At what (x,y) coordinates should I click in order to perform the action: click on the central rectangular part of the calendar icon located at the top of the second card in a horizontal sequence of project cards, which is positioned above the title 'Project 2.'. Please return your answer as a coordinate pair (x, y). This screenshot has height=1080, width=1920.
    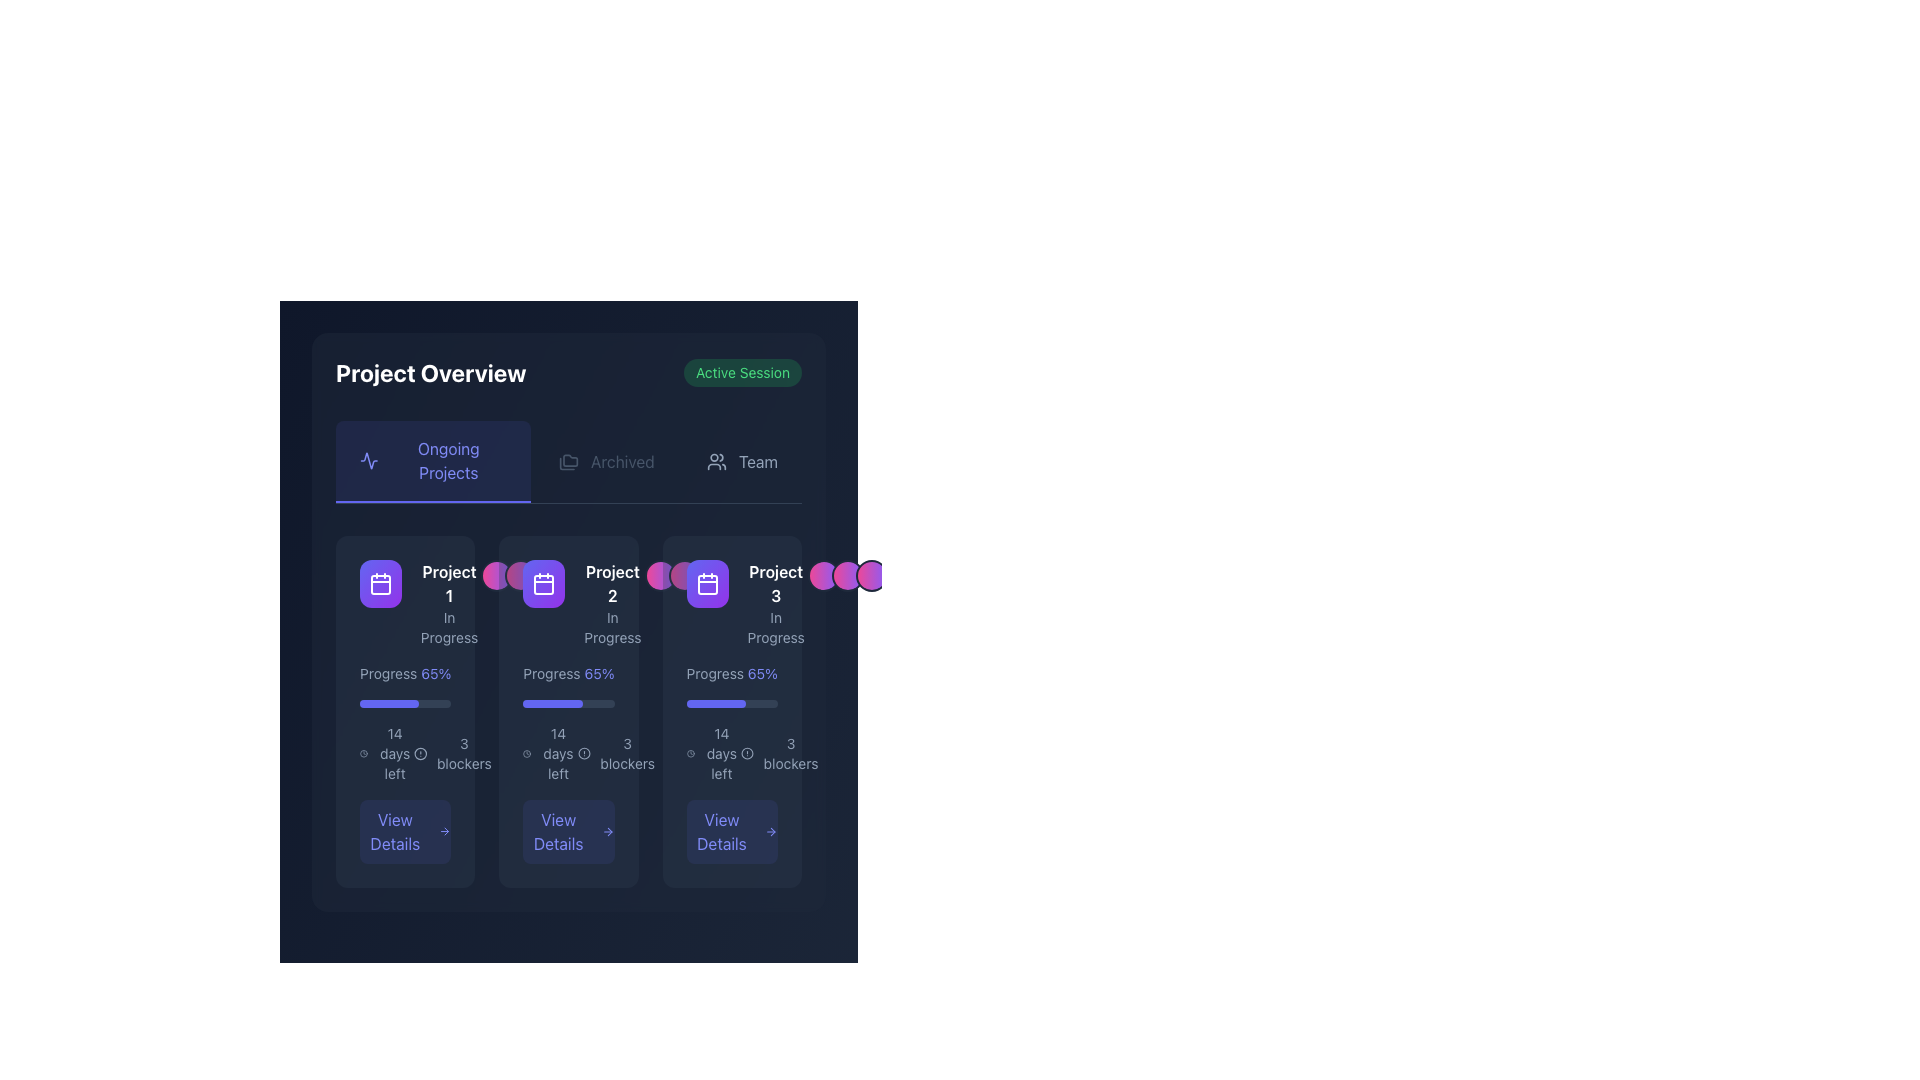
    Looking at the image, I should click on (544, 585).